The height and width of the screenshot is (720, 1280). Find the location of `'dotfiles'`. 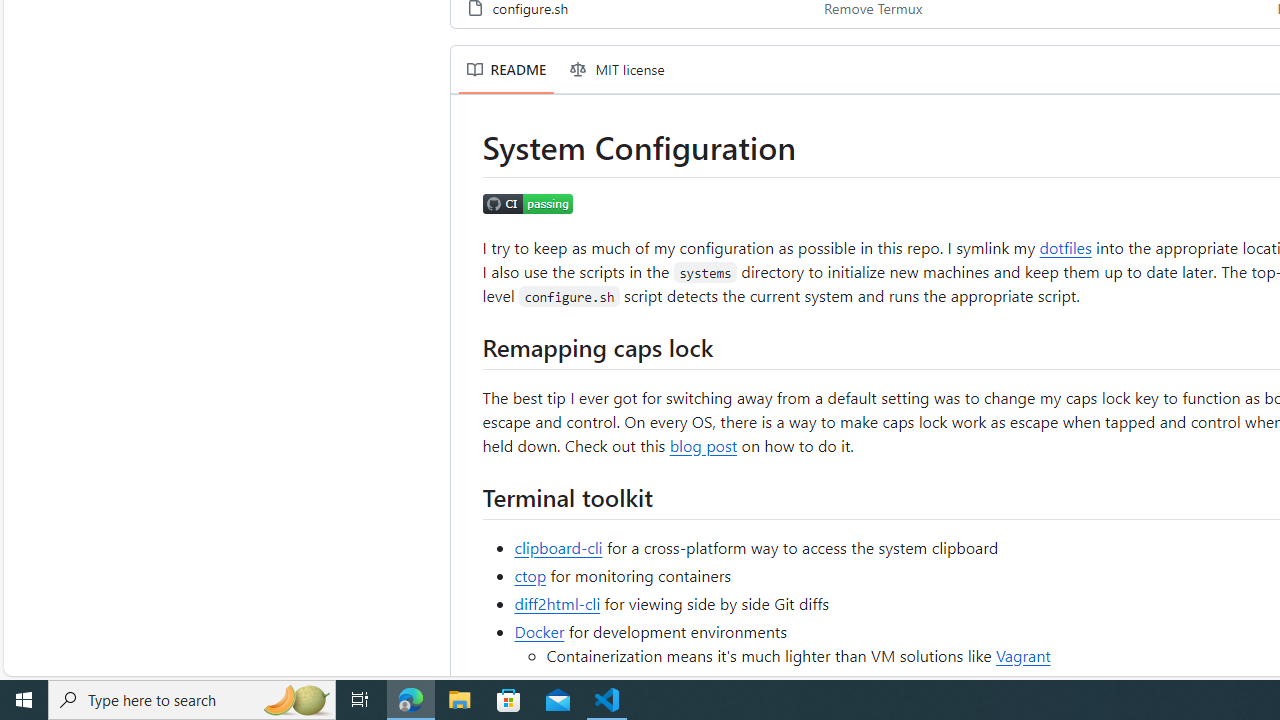

'dotfiles' is located at coordinates (1064, 245).